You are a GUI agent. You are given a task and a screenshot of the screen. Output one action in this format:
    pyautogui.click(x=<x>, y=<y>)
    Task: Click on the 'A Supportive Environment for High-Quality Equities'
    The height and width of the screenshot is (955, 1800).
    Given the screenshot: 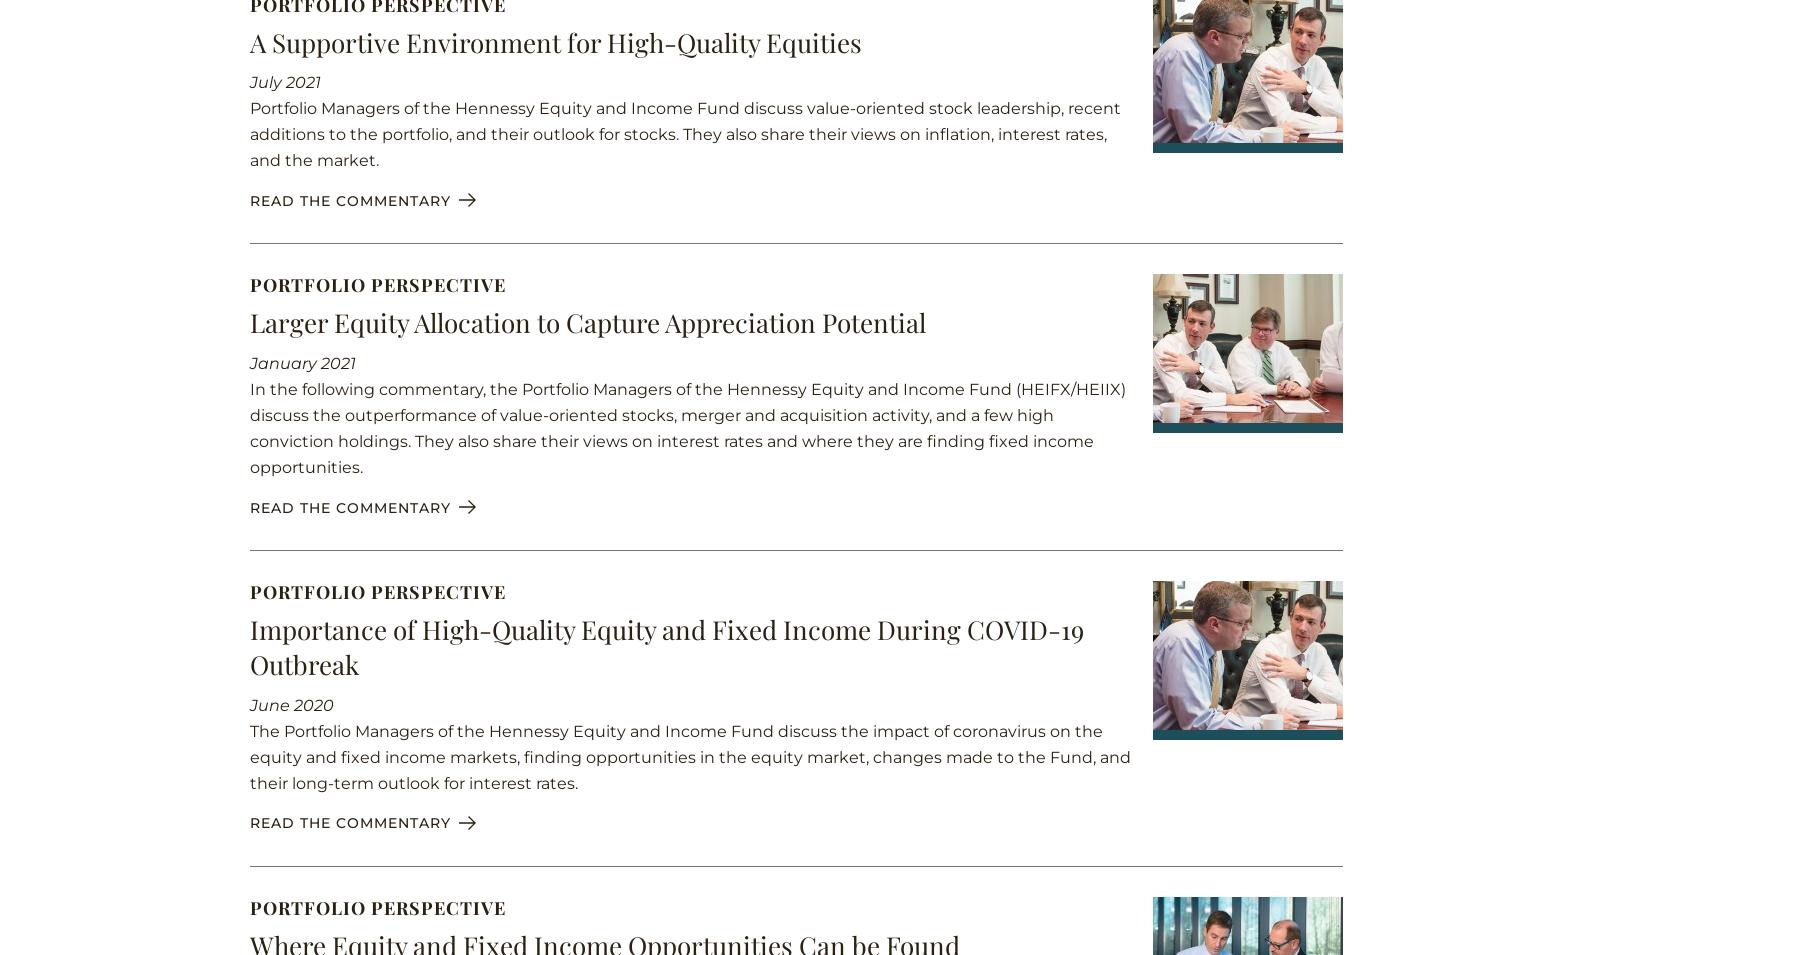 What is the action you would take?
    pyautogui.click(x=249, y=40)
    